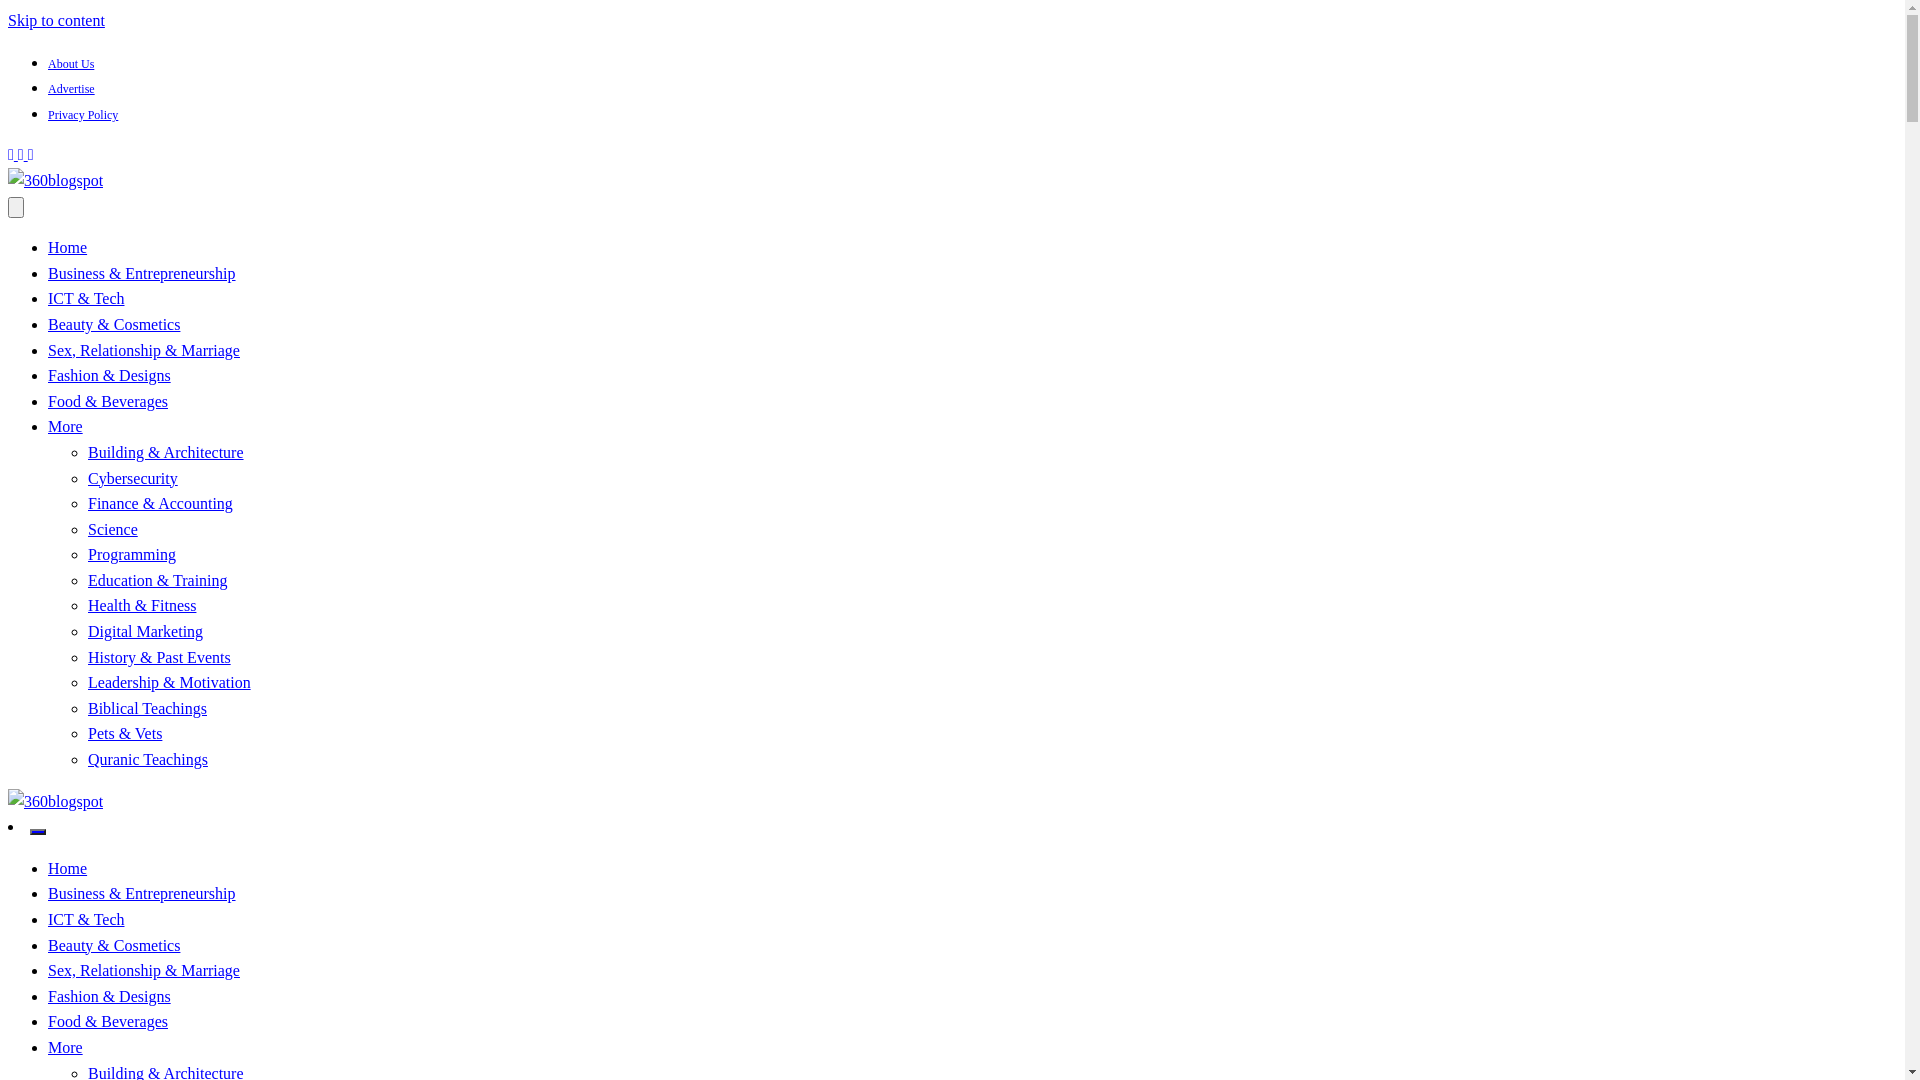  Describe the element at coordinates (169, 681) in the screenshot. I see `'Leadership & Motivation'` at that location.